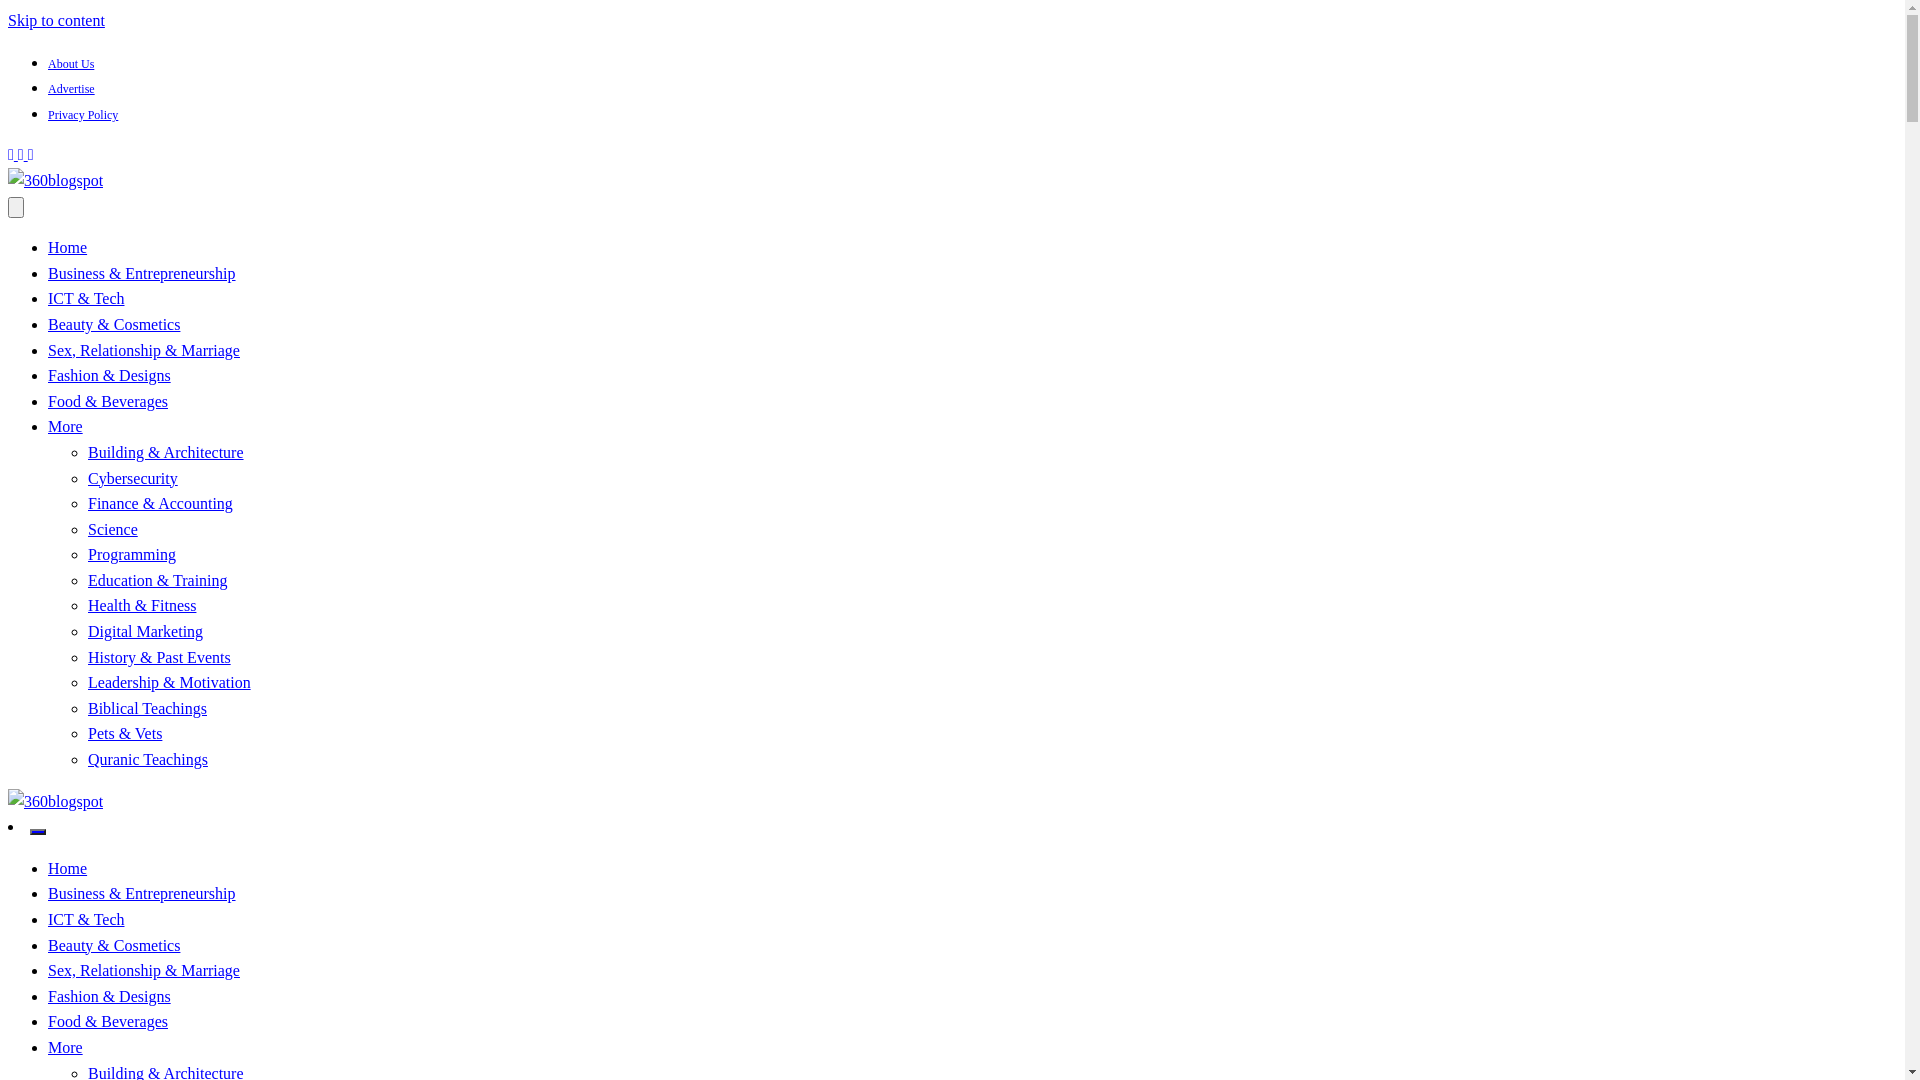  Describe the element at coordinates (169, 681) in the screenshot. I see `'Leadership & Motivation'` at that location.